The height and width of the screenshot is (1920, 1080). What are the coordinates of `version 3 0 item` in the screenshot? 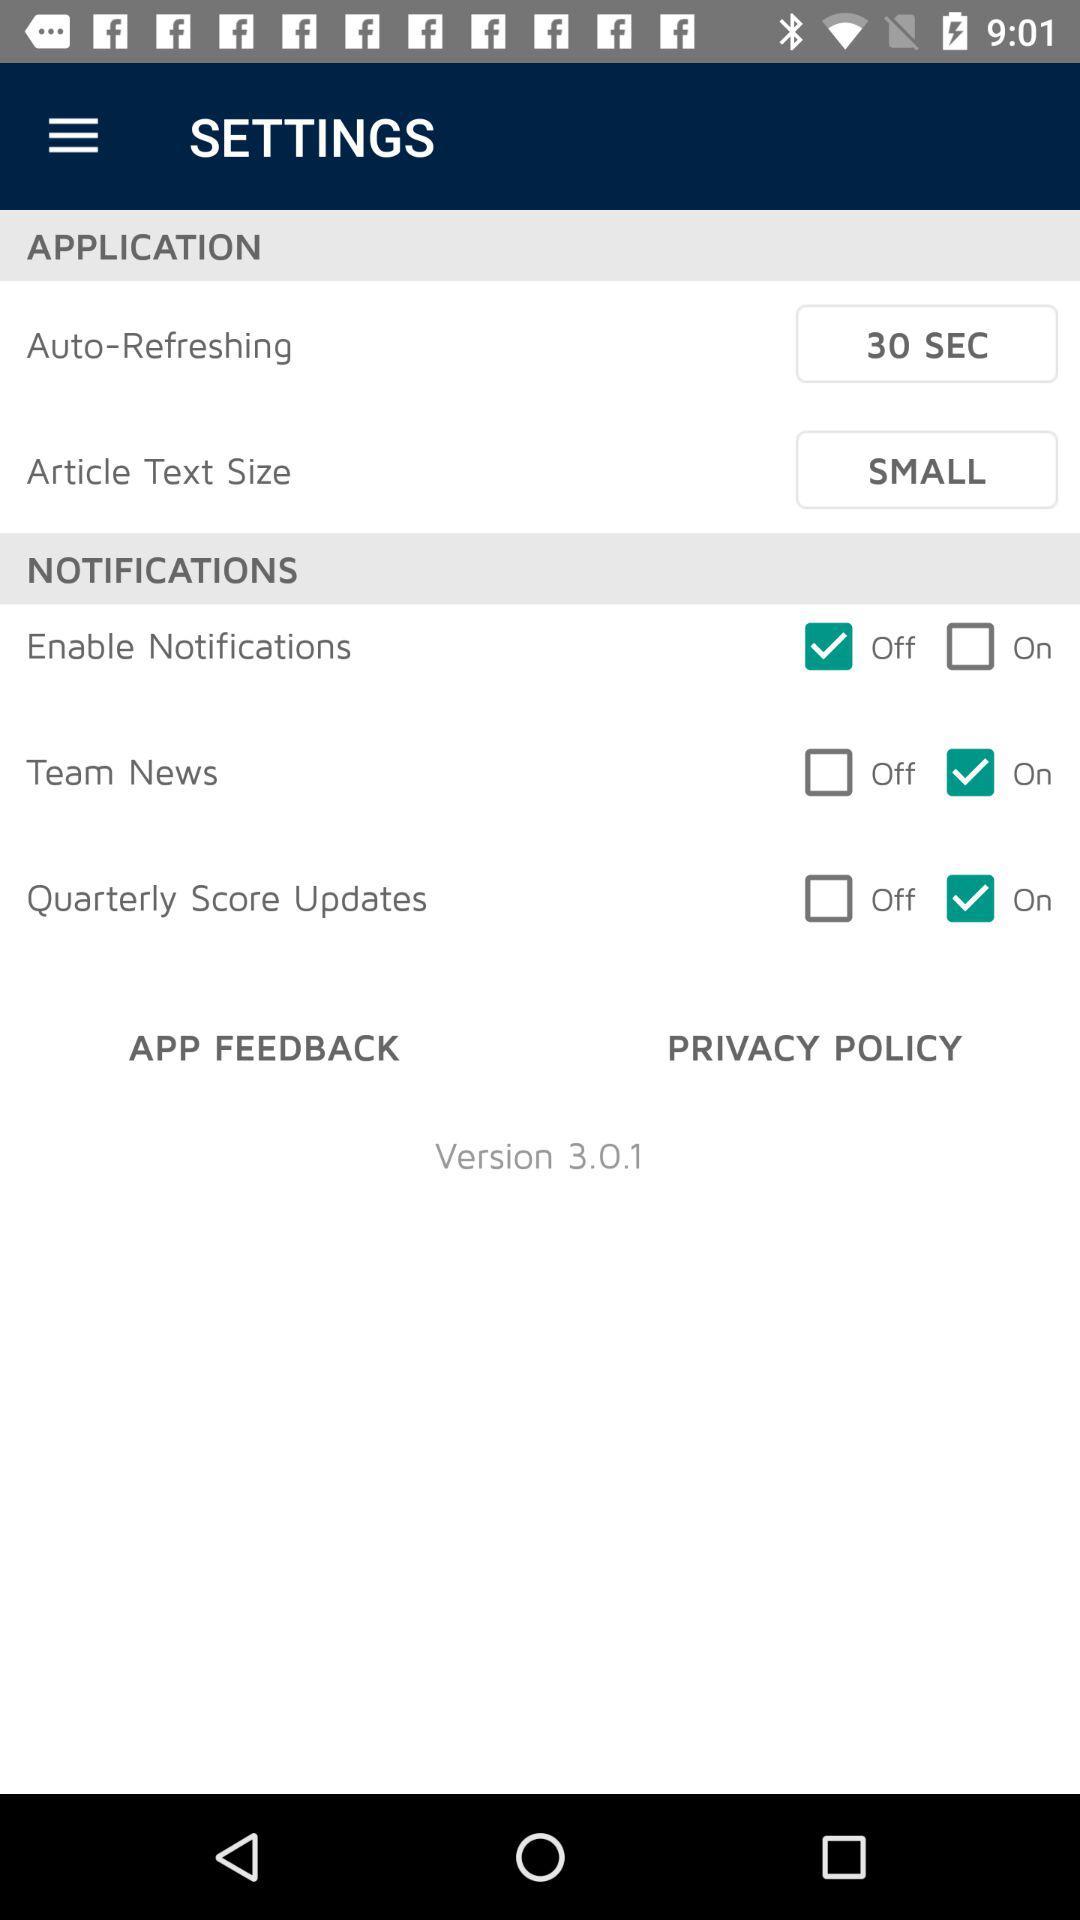 It's located at (538, 1154).